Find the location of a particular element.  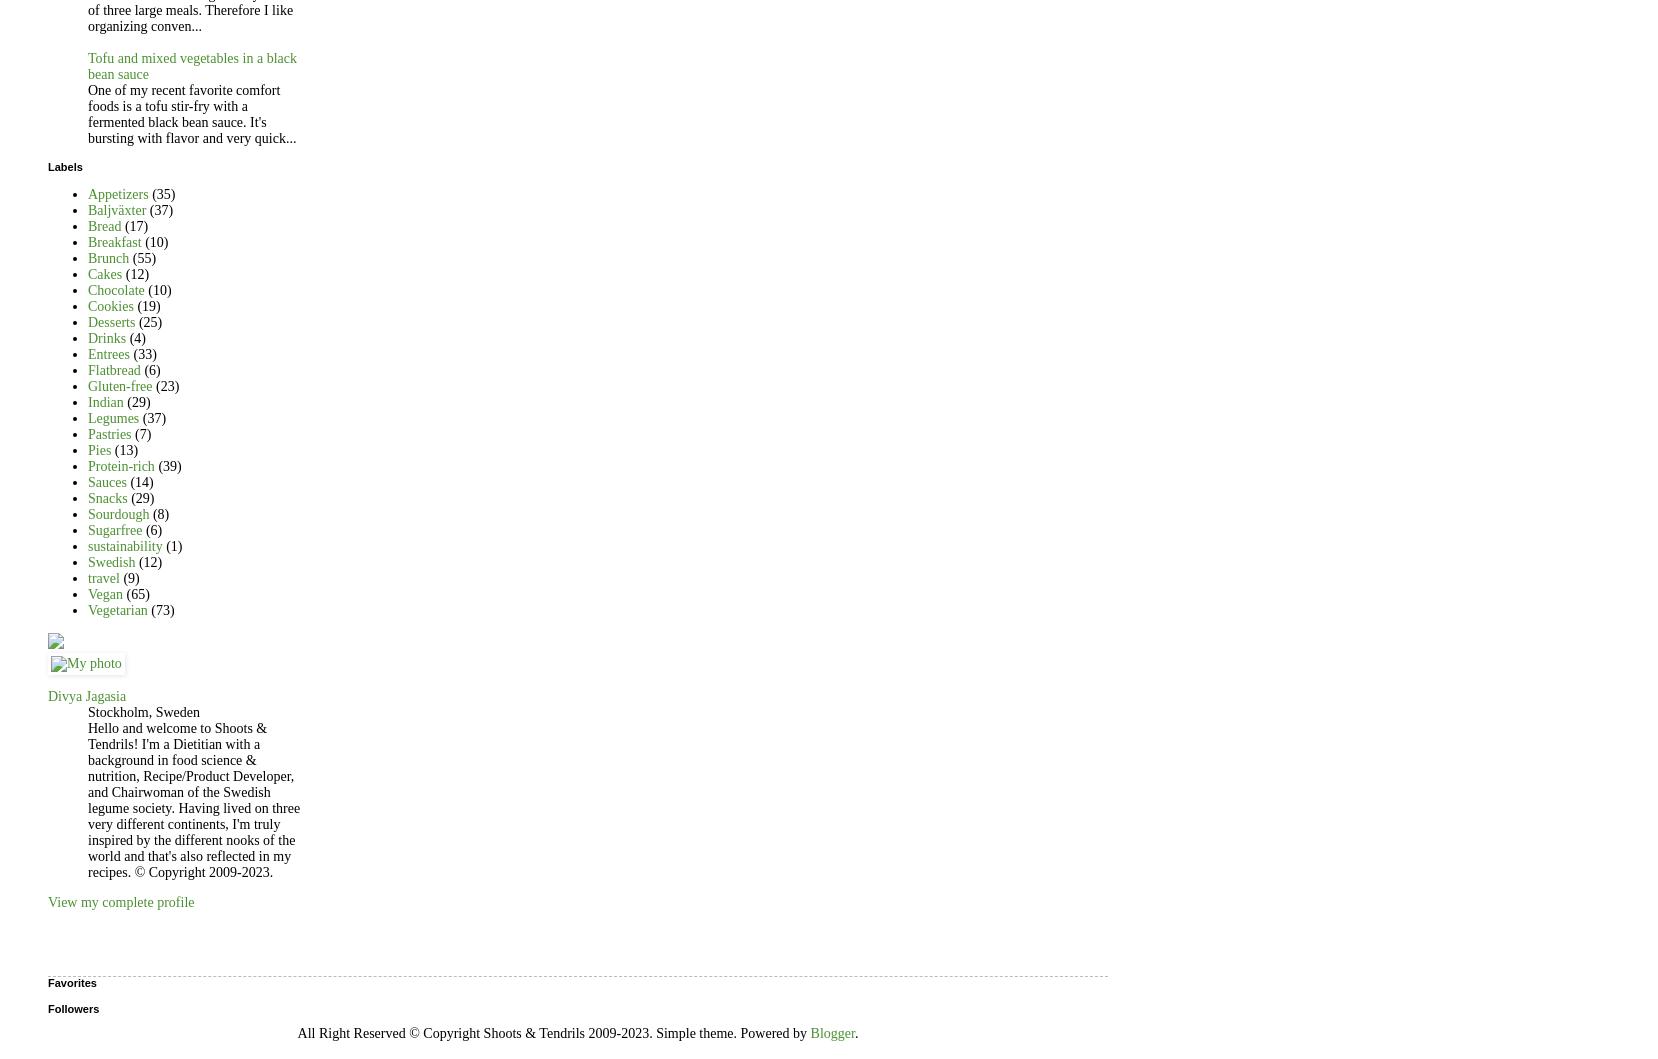

'Bread' is located at coordinates (103, 226).